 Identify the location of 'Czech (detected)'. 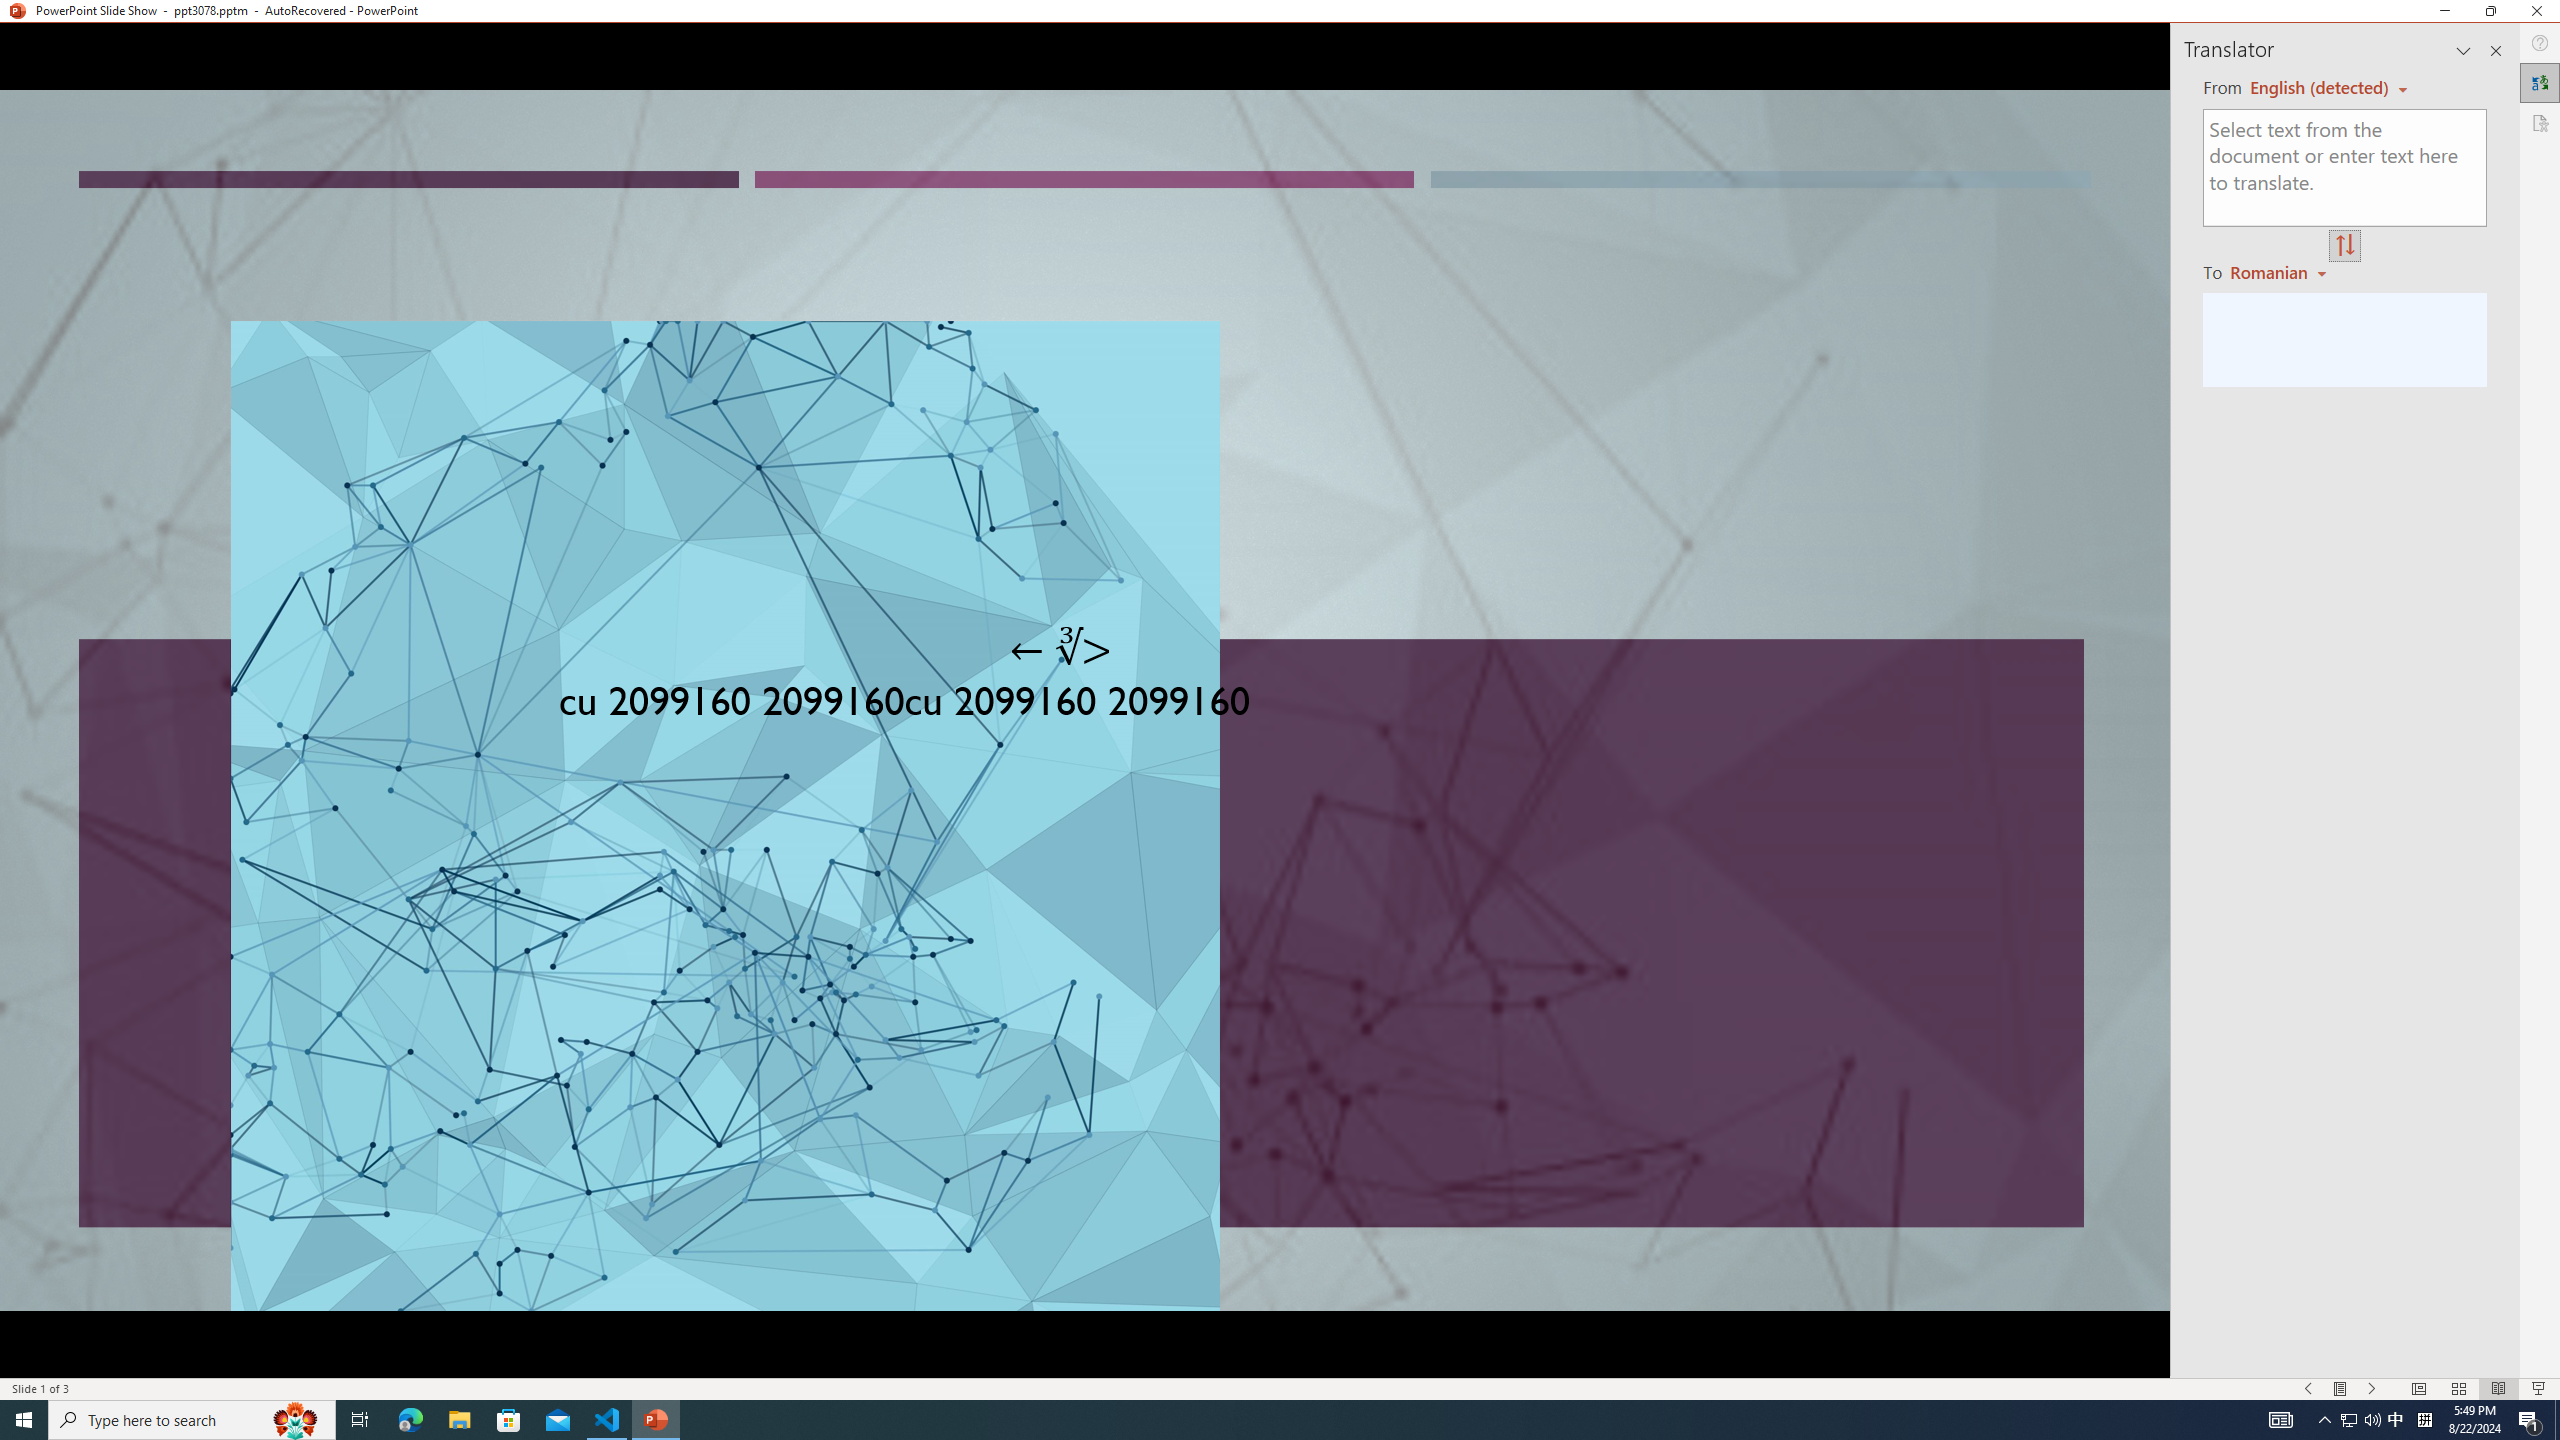
(2319, 88).